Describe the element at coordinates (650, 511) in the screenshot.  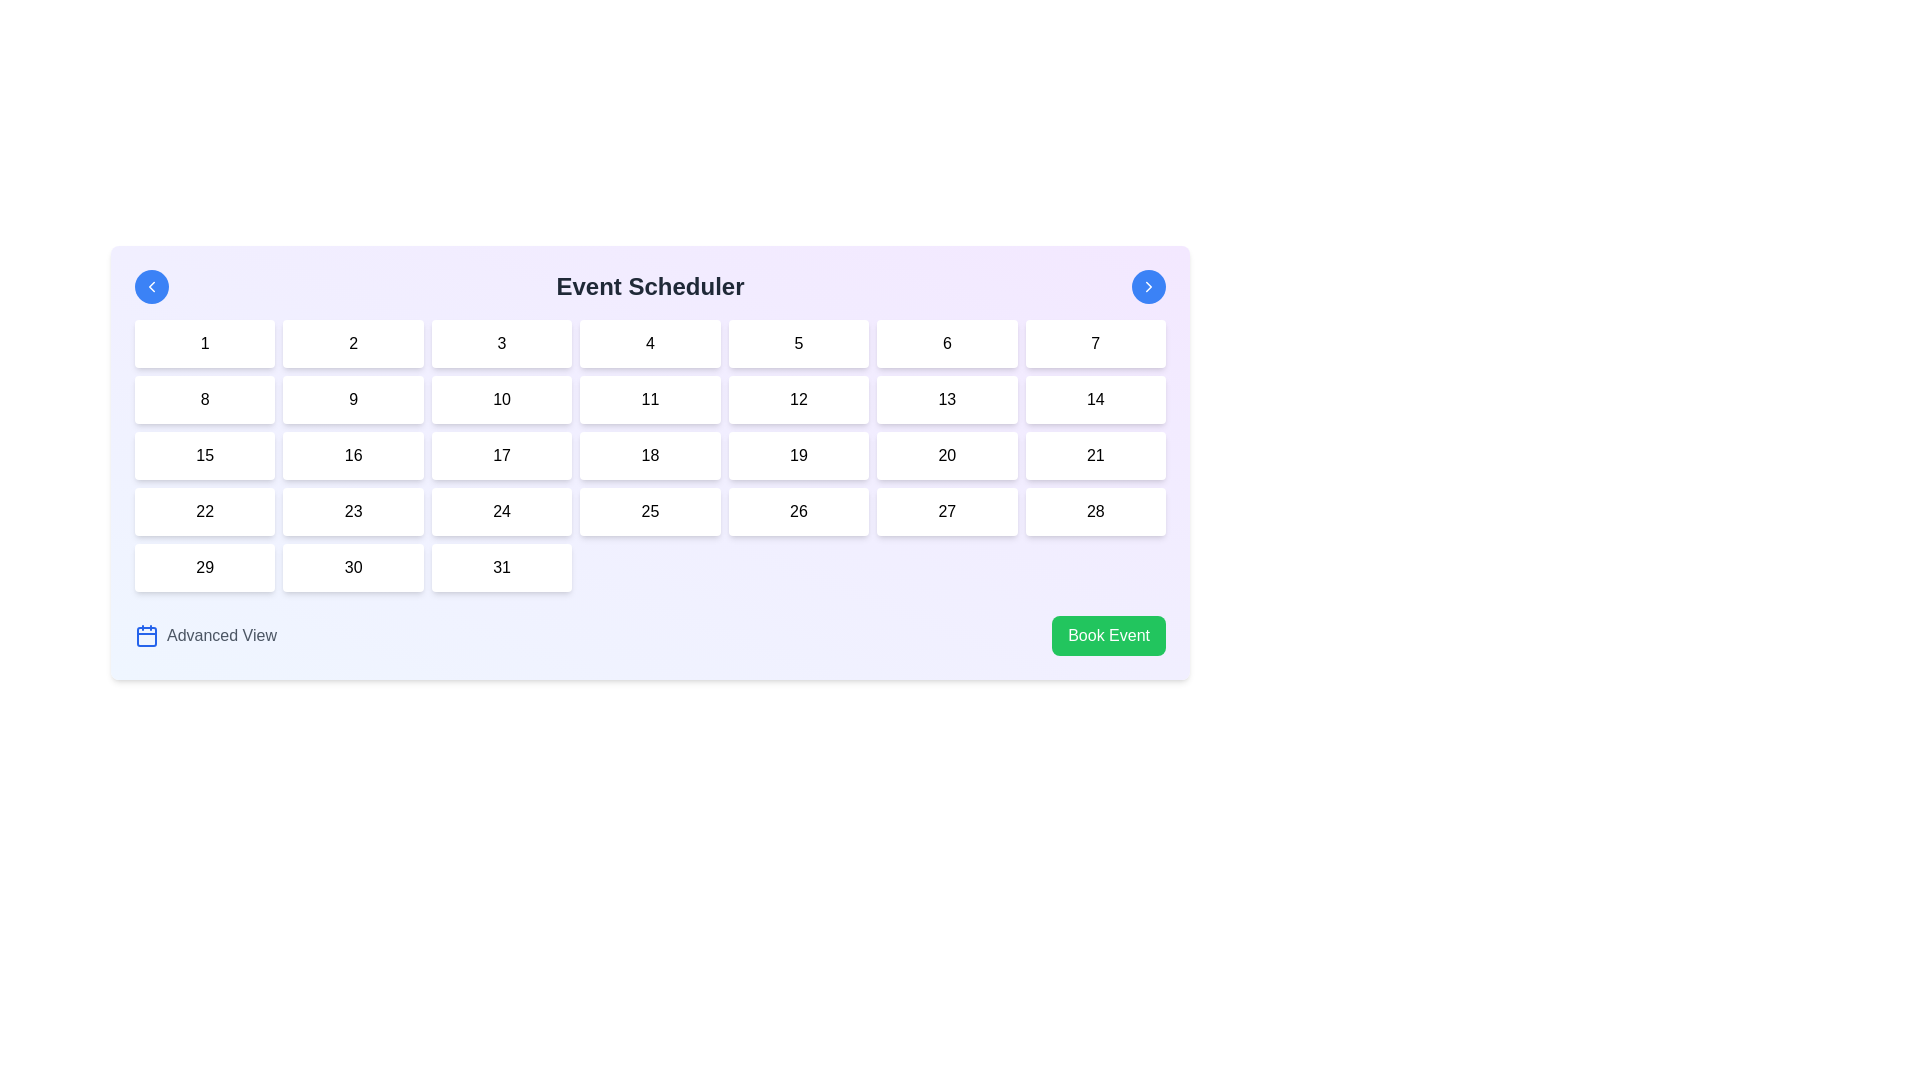
I see `the selectable day button on the calendar interface located in the fourth row and fourth column` at that location.